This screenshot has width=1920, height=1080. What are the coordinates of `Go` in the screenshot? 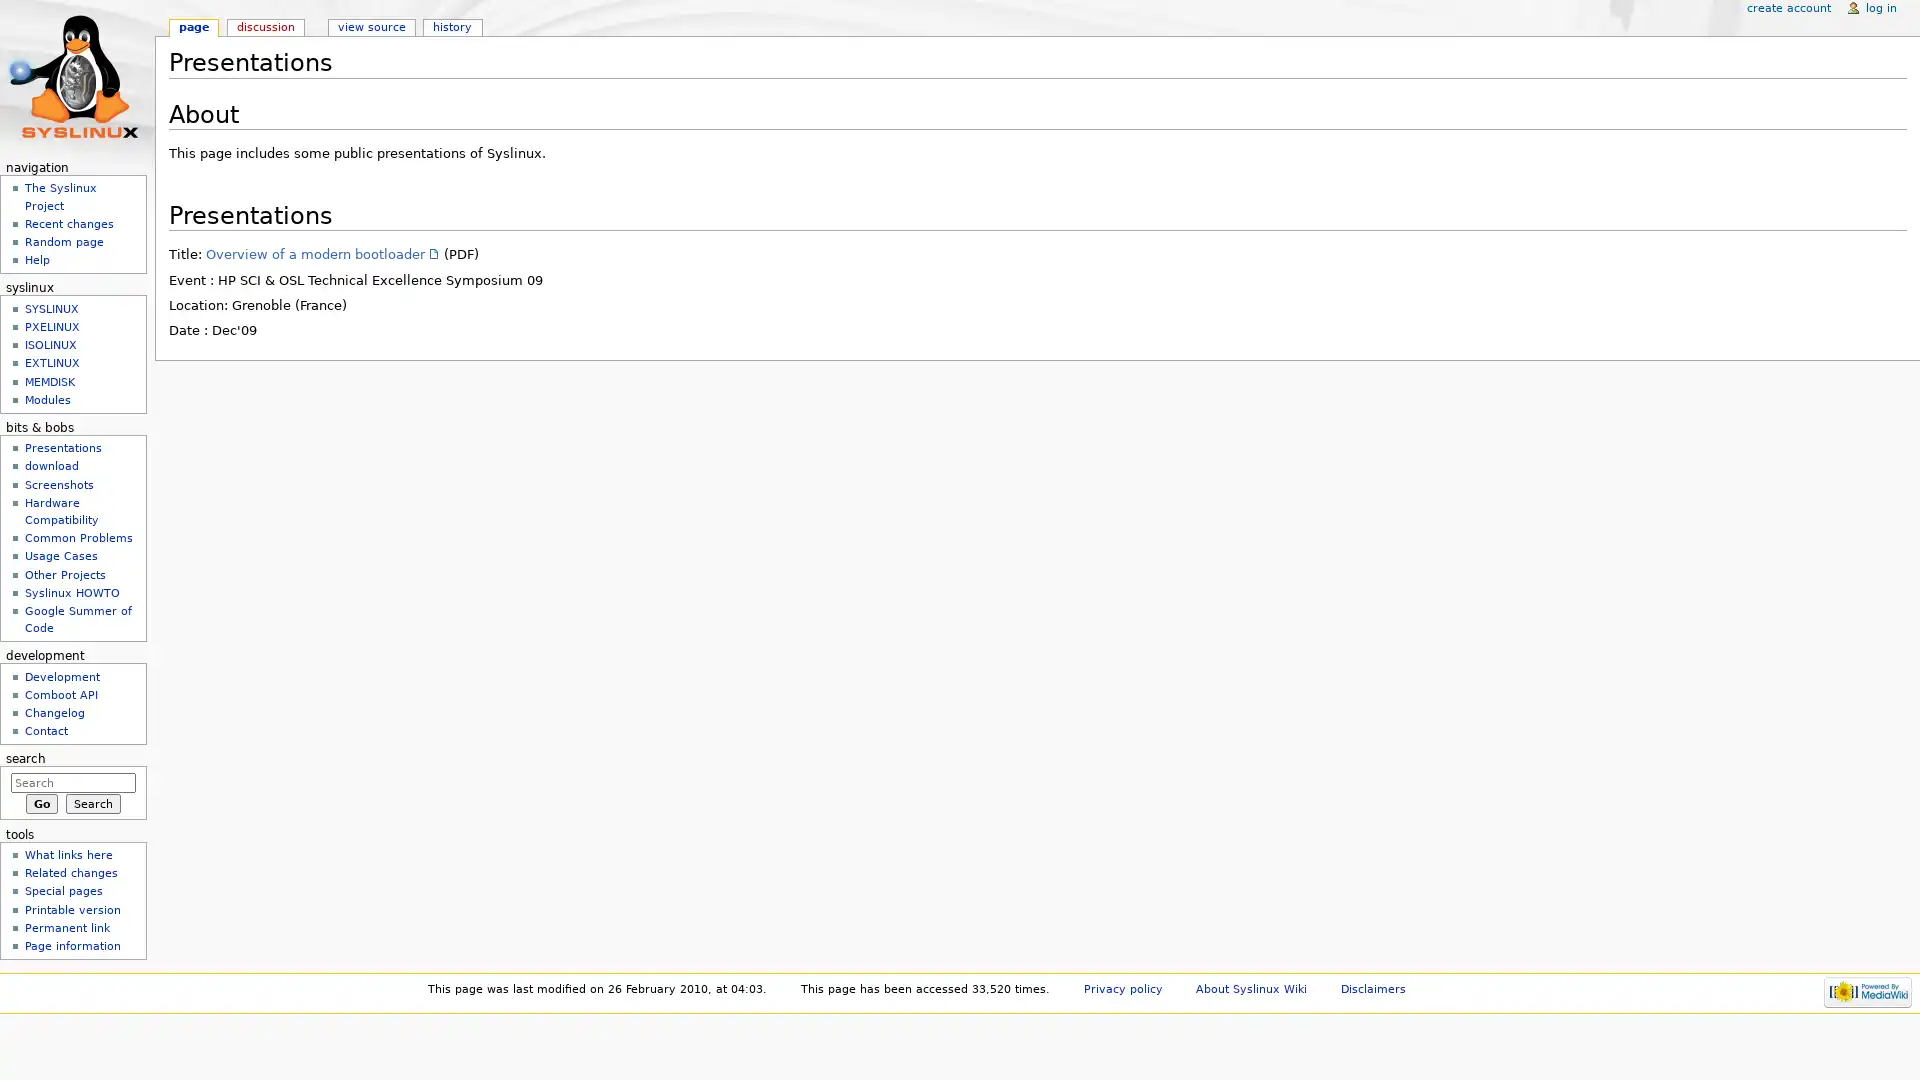 It's located at (41, 802).